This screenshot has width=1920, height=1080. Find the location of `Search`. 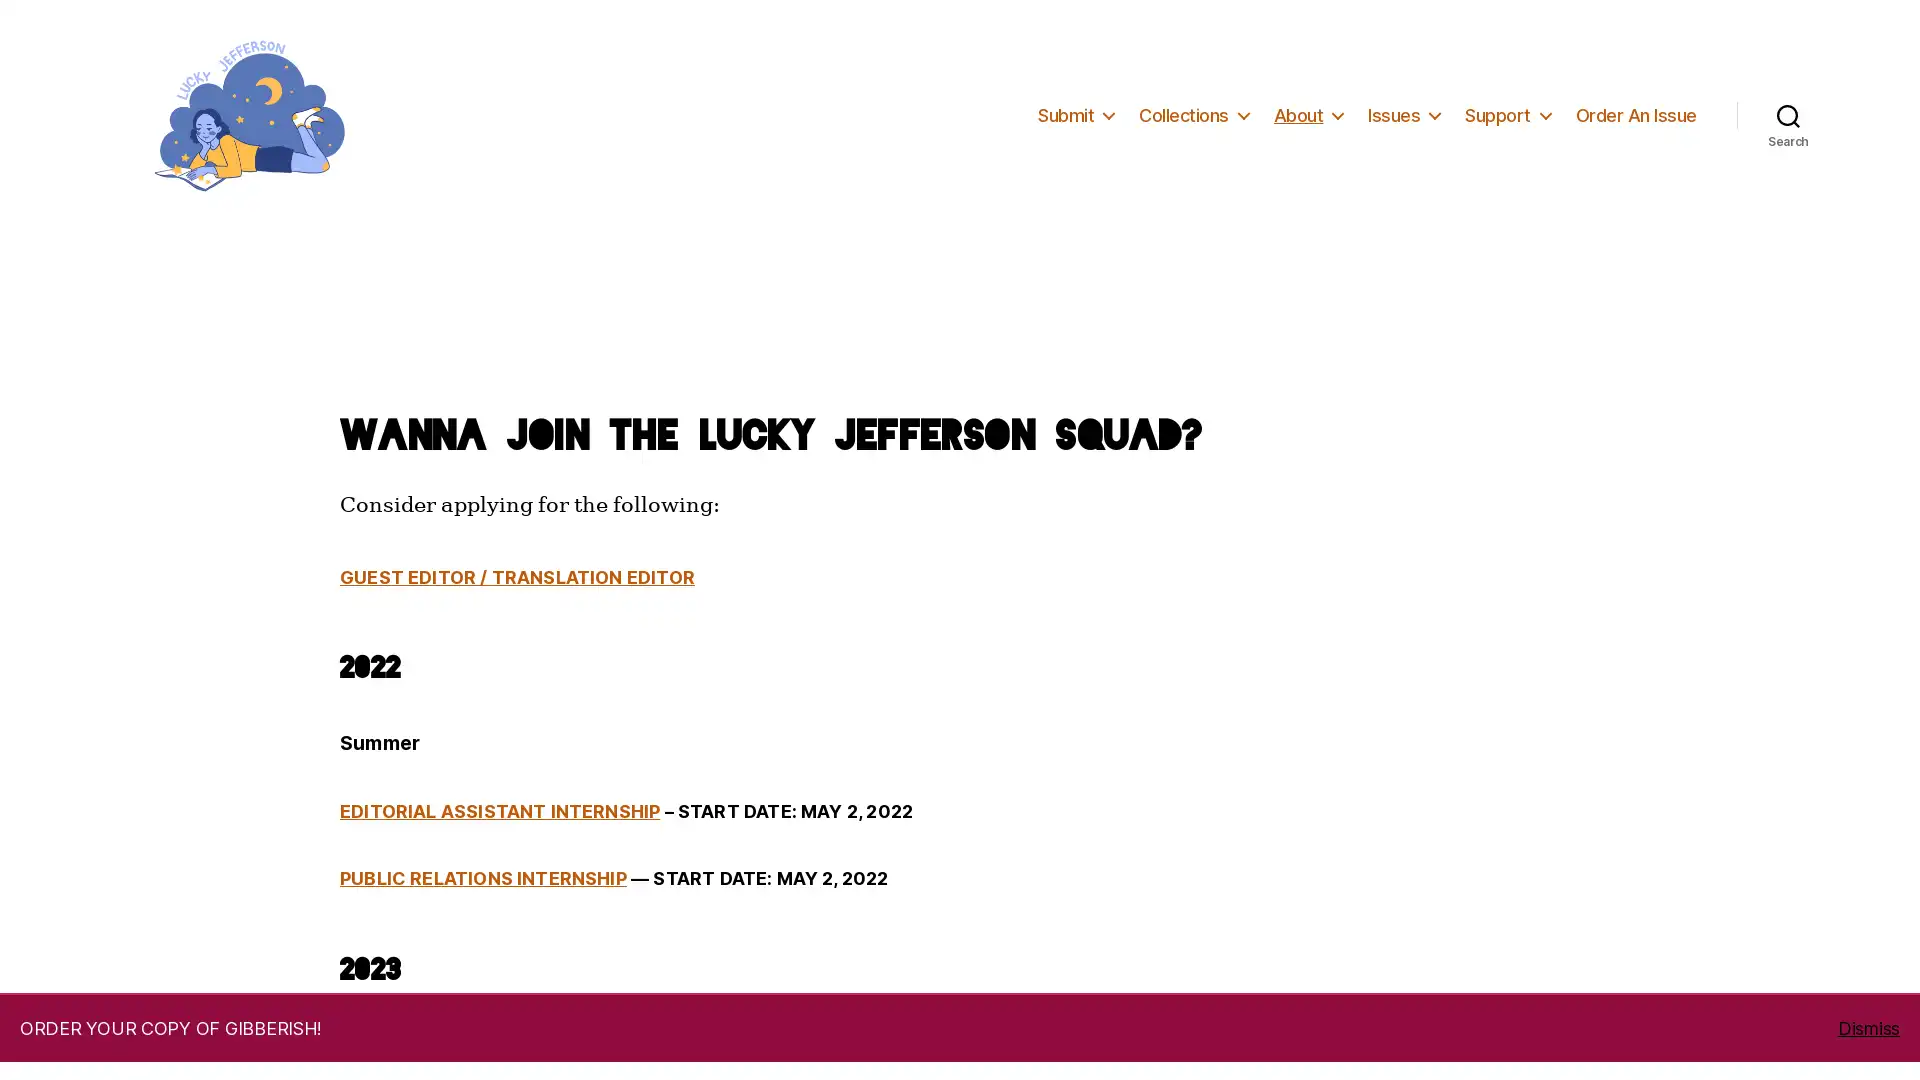

Search is located at coordinates (1788, 115).